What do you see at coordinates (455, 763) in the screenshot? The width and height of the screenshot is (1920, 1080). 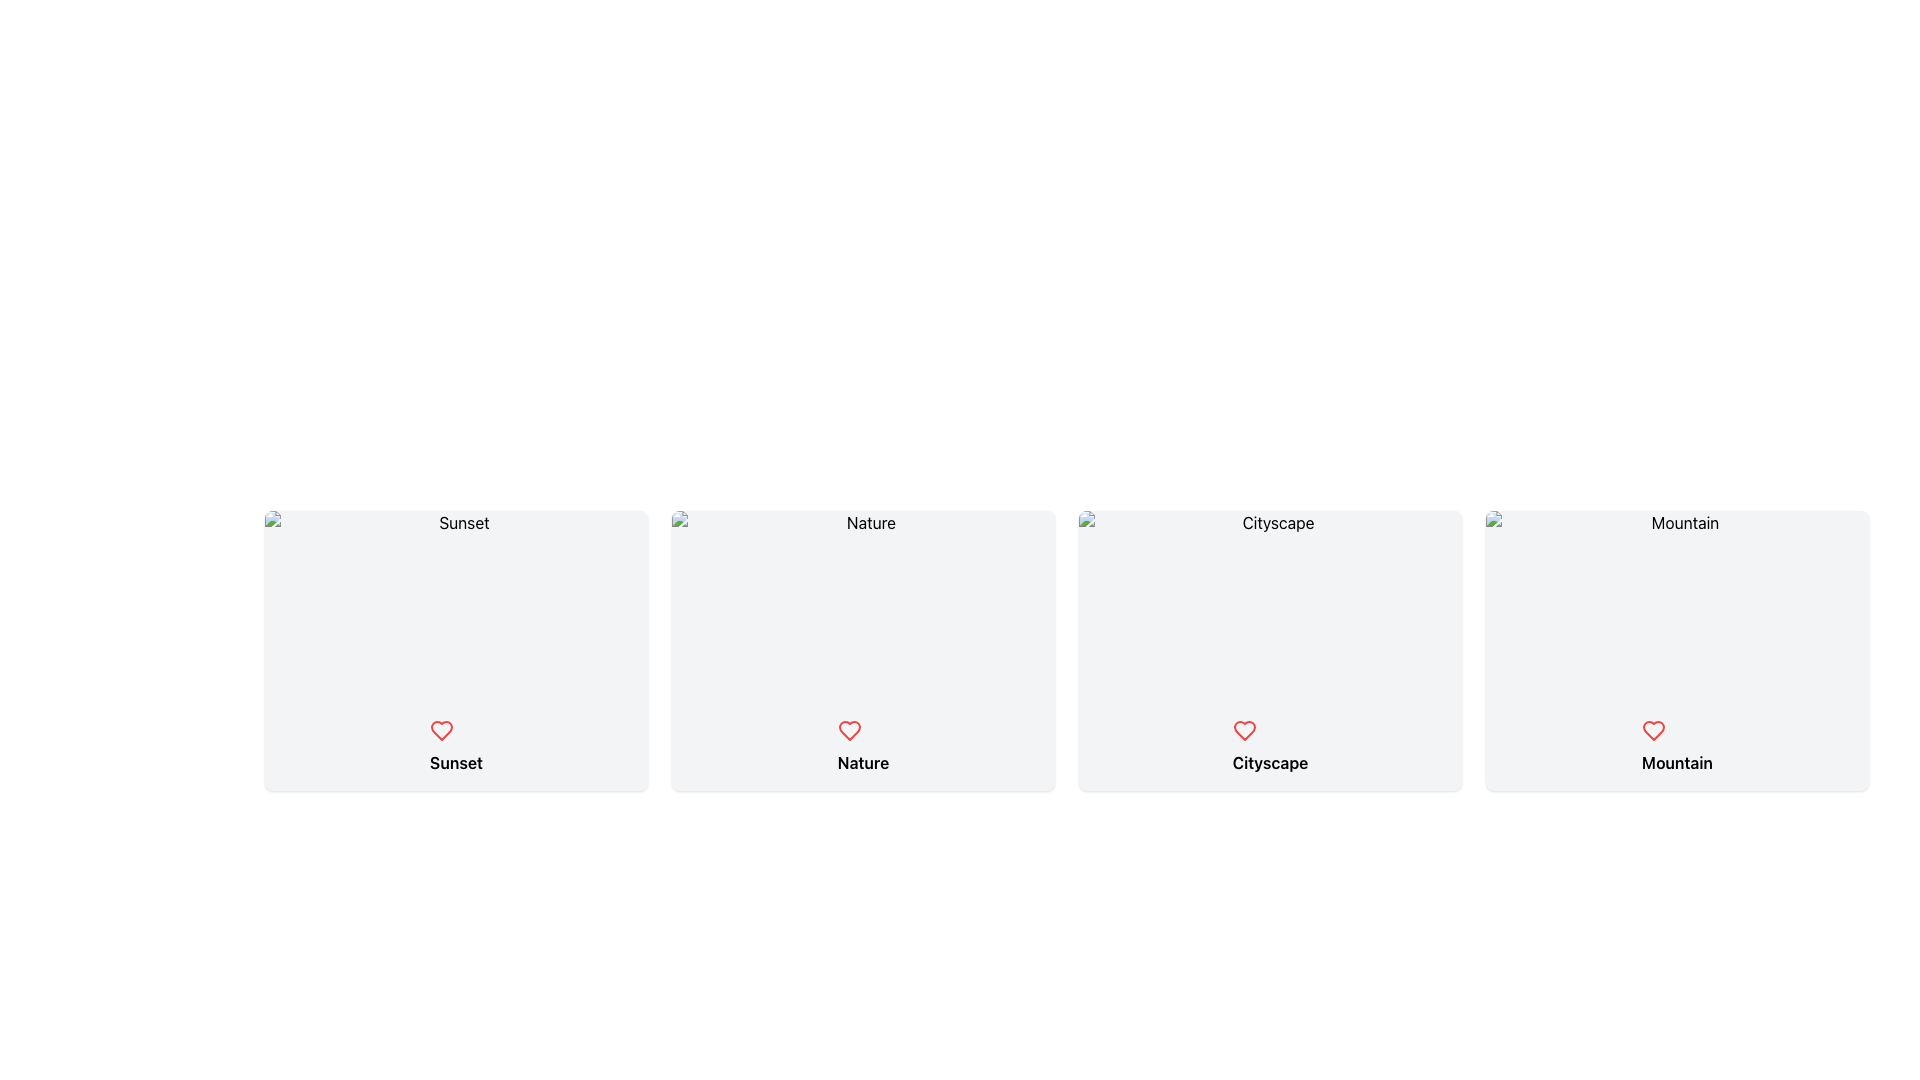 I see `the text label that reads 'Sunset'` at bounding box center [455, 763].